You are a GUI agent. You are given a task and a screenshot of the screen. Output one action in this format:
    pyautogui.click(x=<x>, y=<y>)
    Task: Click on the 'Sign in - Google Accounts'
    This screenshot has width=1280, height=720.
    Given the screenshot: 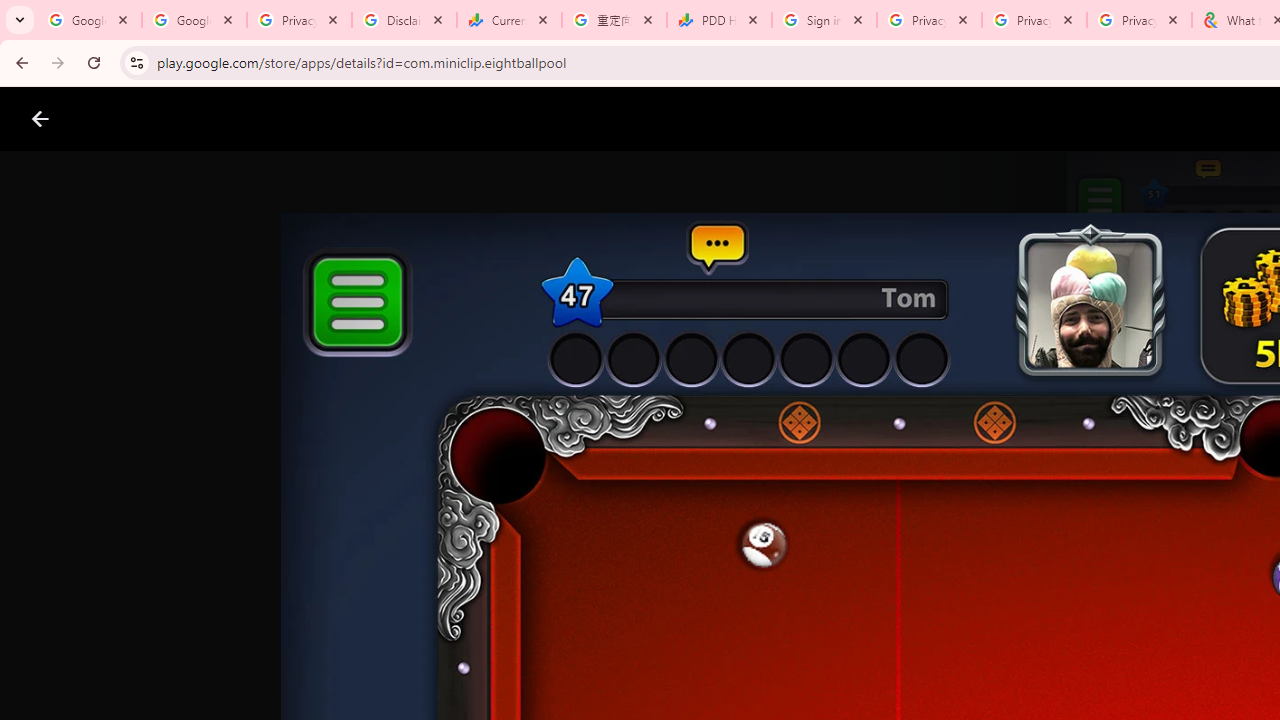 What is the action you would take?
    pyautogui.click(x=824, y=20)
    